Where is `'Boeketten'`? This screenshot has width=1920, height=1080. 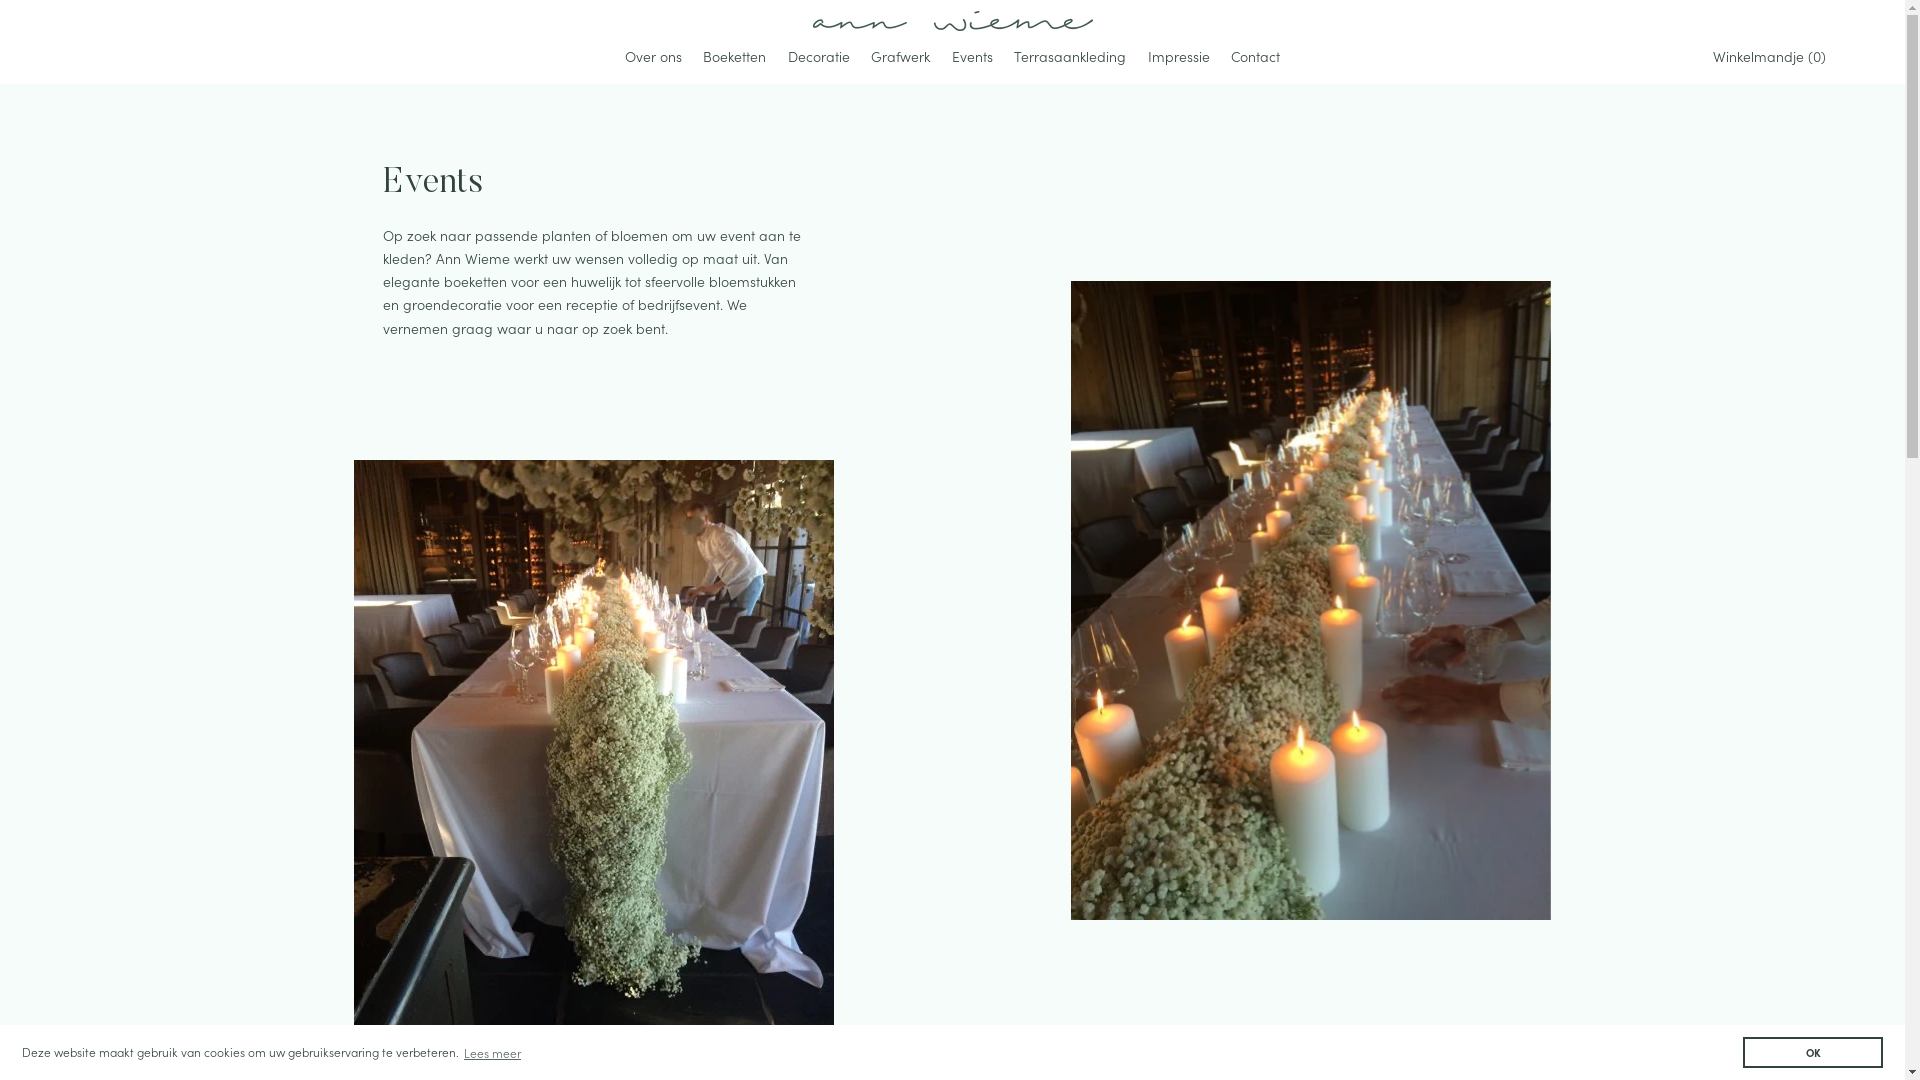
'Boeketten' is located at coordinates (733, 57).